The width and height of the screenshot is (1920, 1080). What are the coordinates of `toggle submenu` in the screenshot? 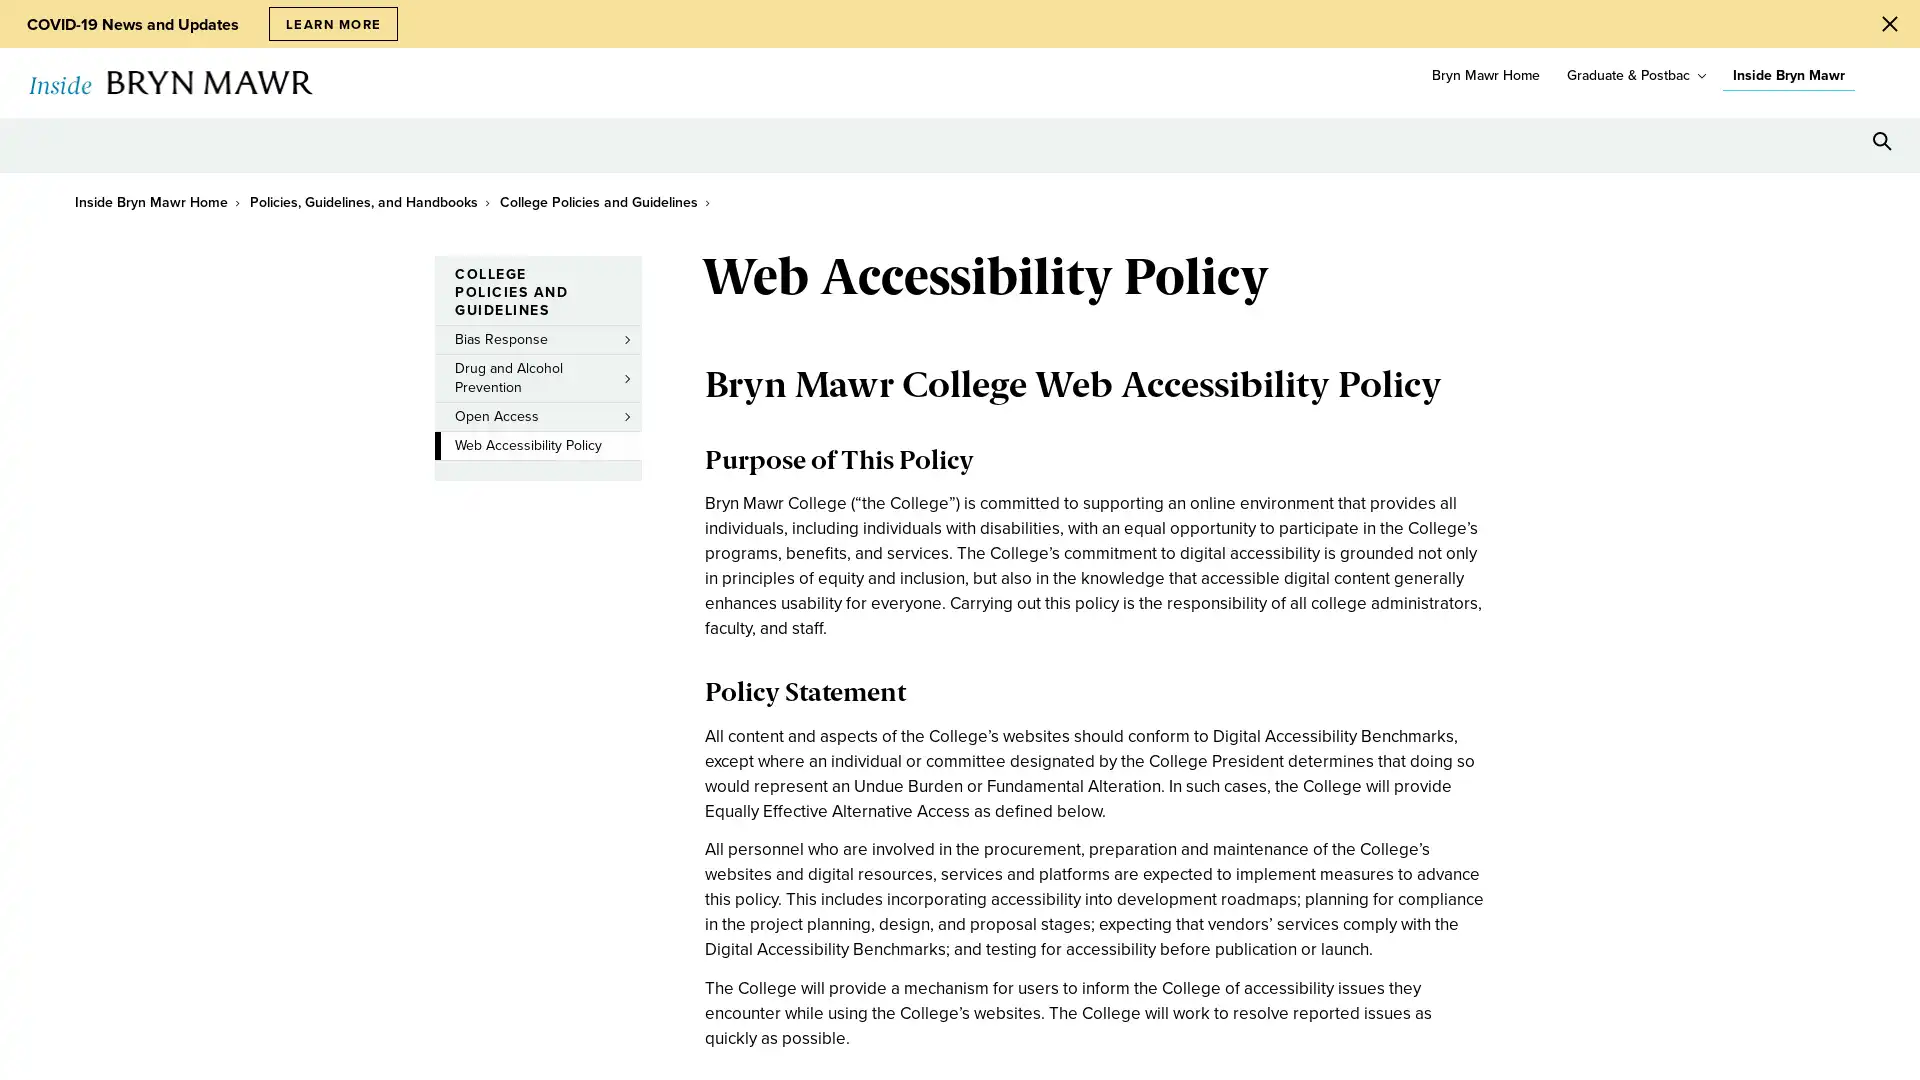 It's located at (897, 130).